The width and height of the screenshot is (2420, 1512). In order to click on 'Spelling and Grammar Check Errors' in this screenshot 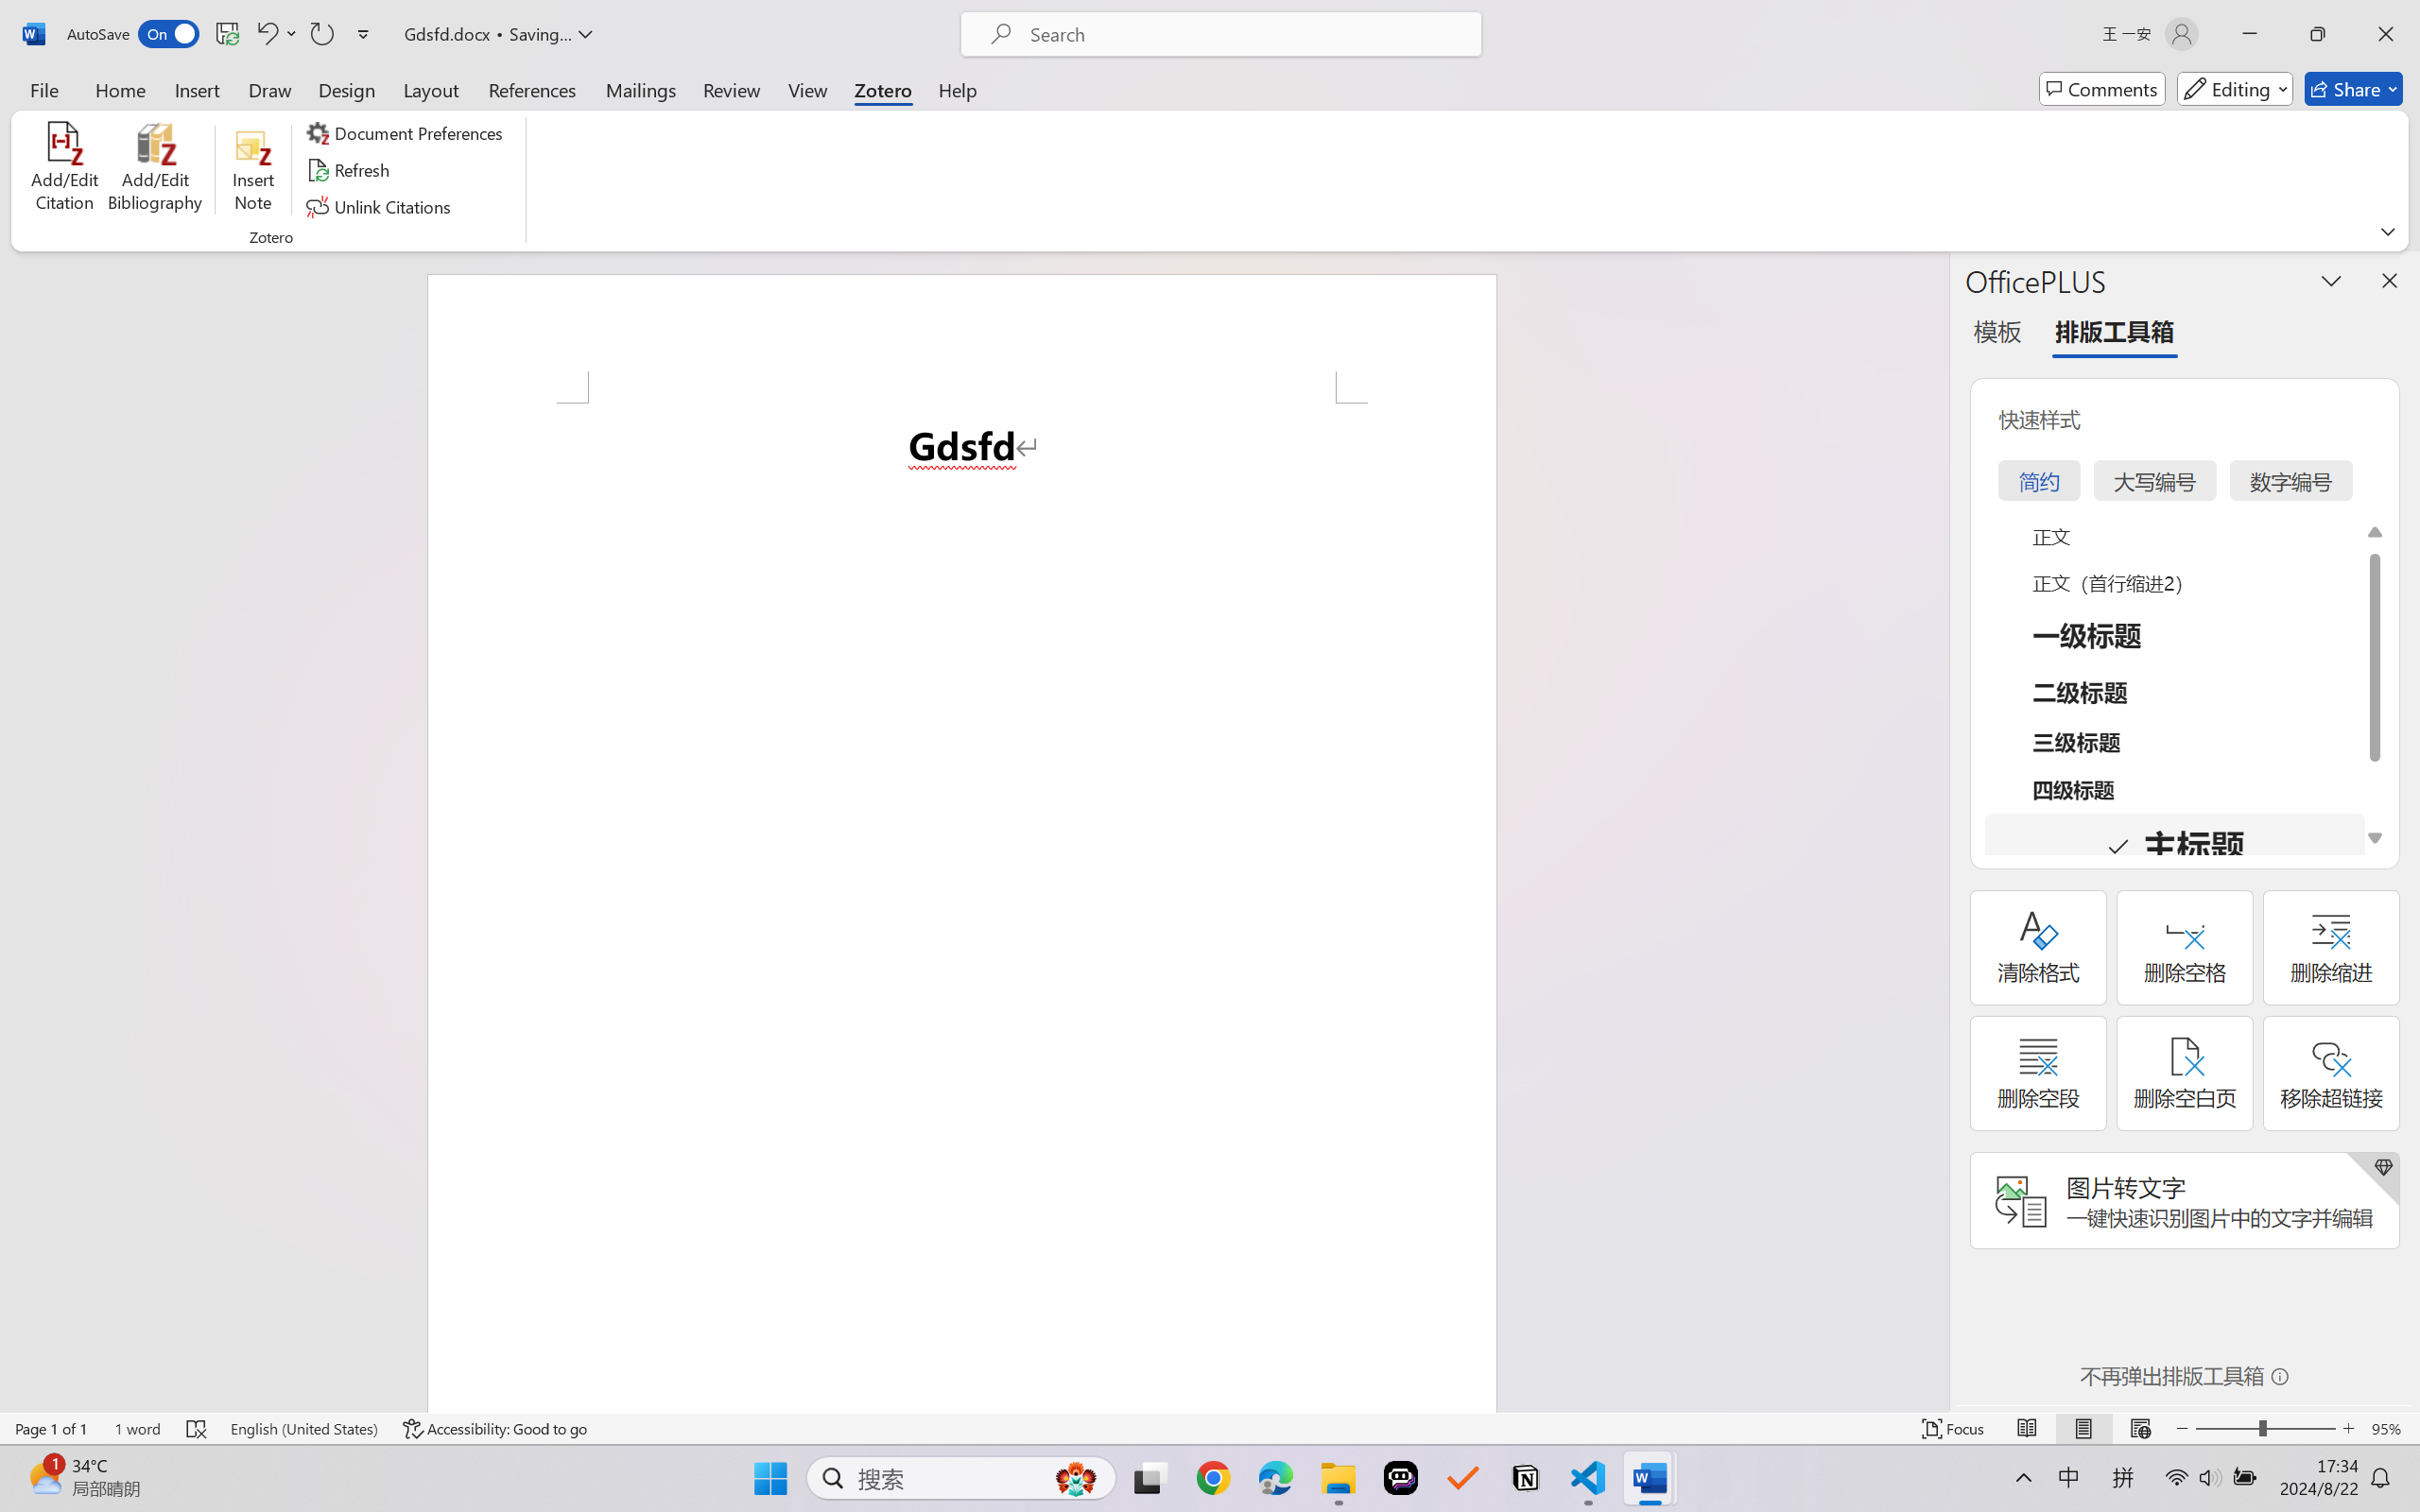, I will do `click(197, 1428)`.